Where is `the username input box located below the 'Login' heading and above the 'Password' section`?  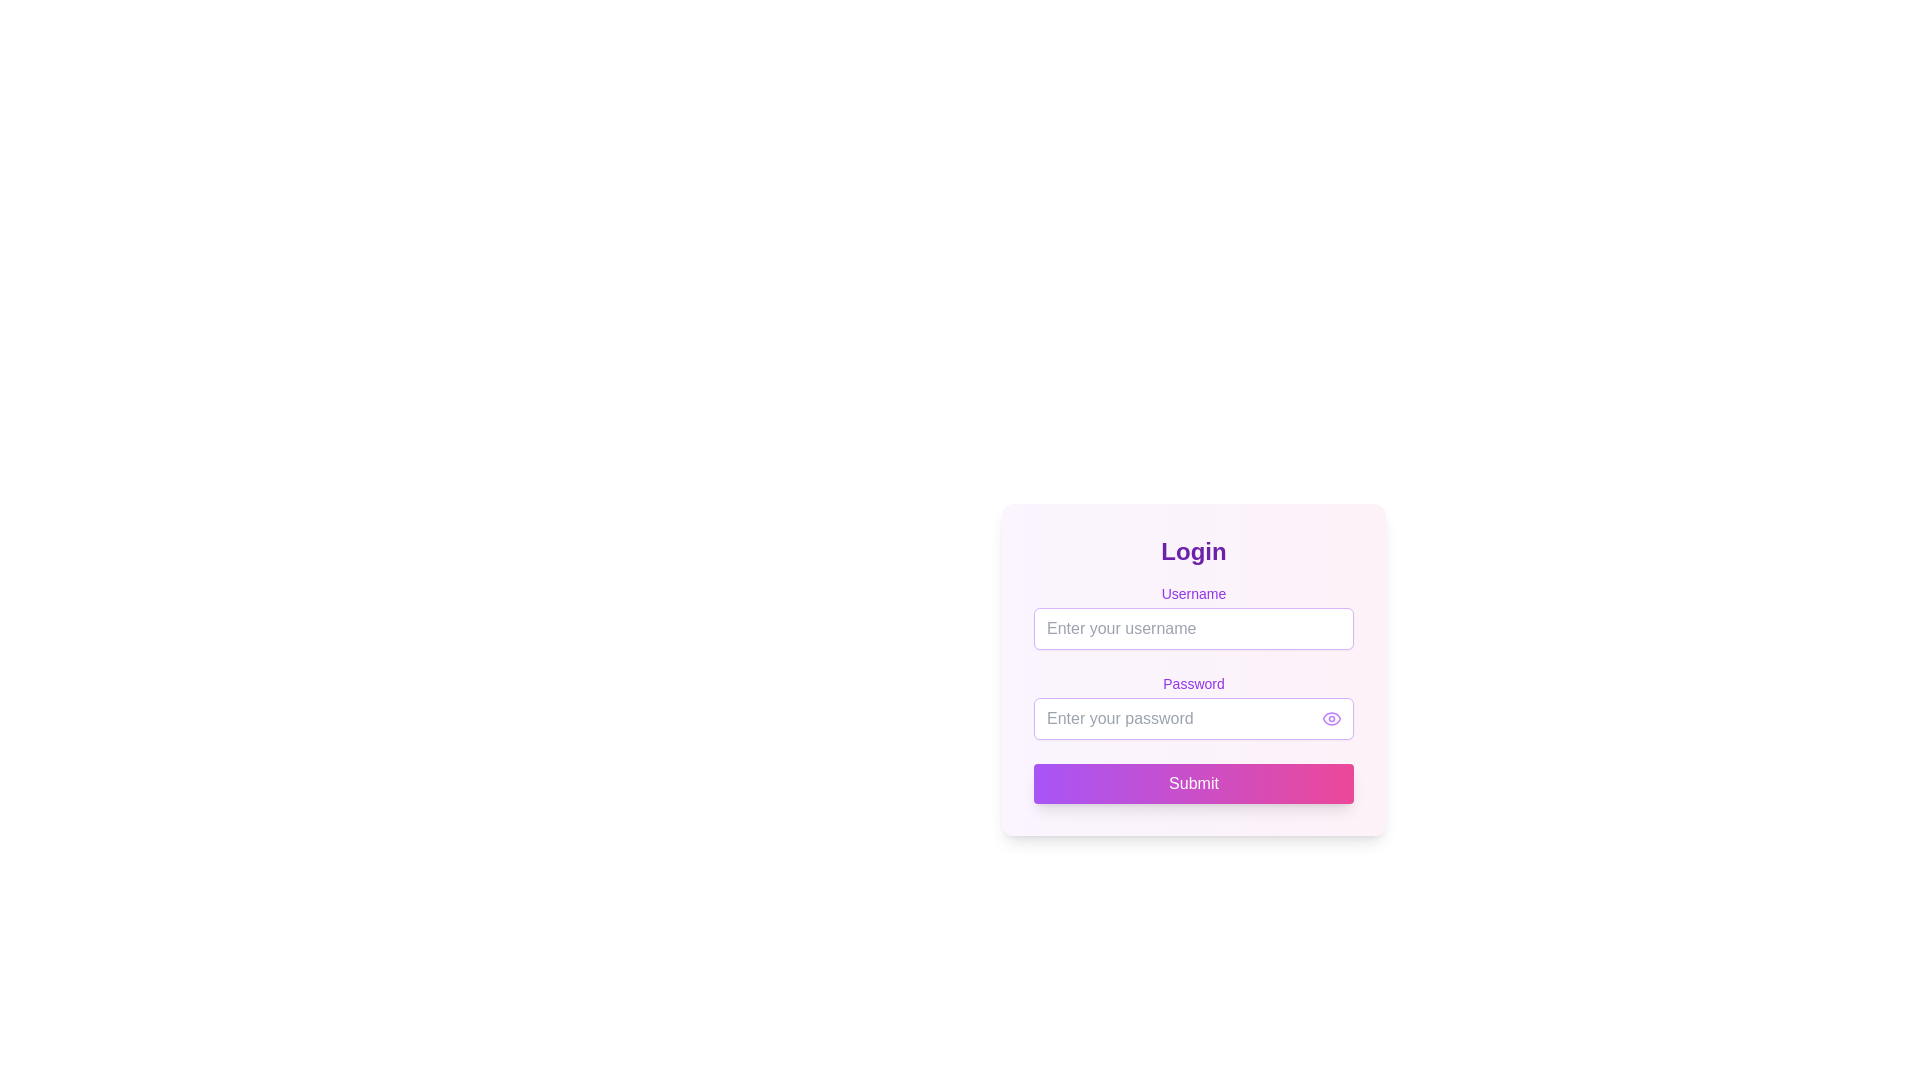
the username input box located below the 'Login' heading and above the 'Password' section is located at coordinates (1194, 616).